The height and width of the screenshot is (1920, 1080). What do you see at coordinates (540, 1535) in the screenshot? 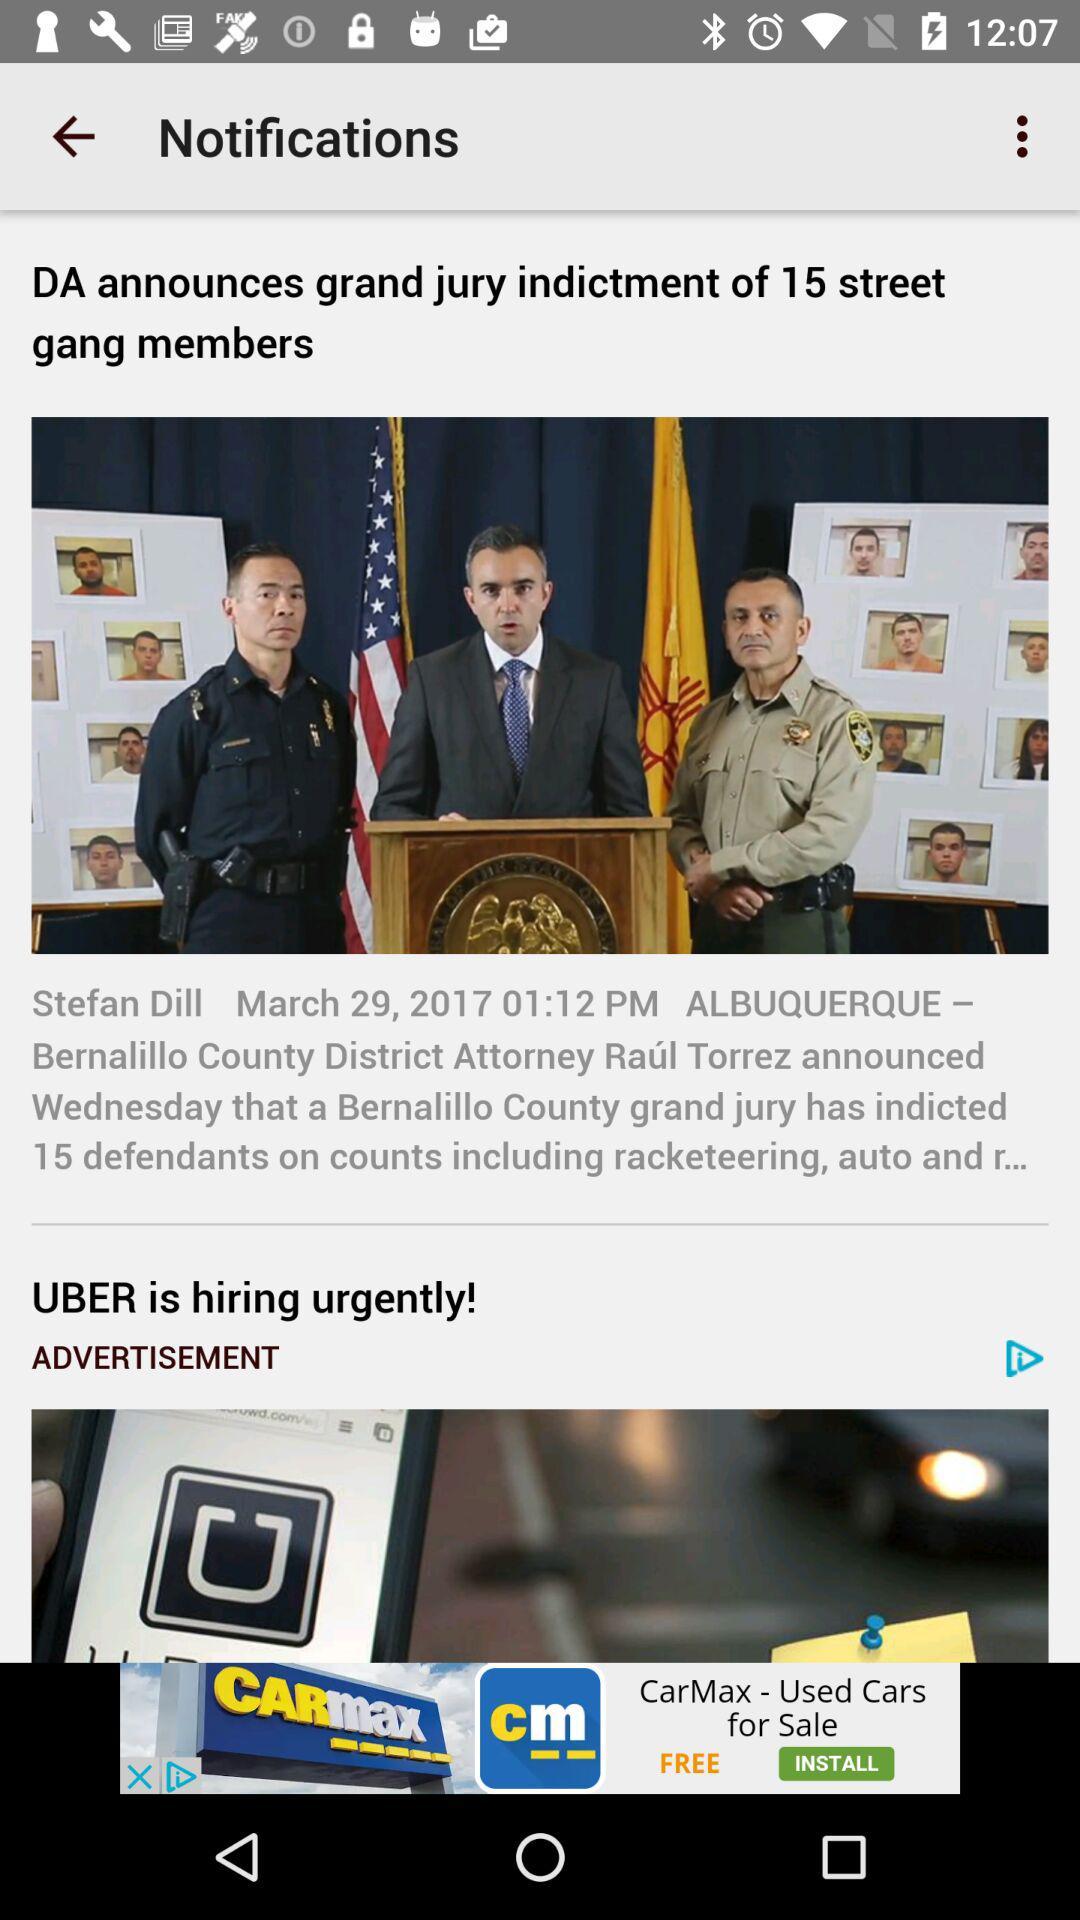
I see `advertisement link` at bounding box center [540, 1535].